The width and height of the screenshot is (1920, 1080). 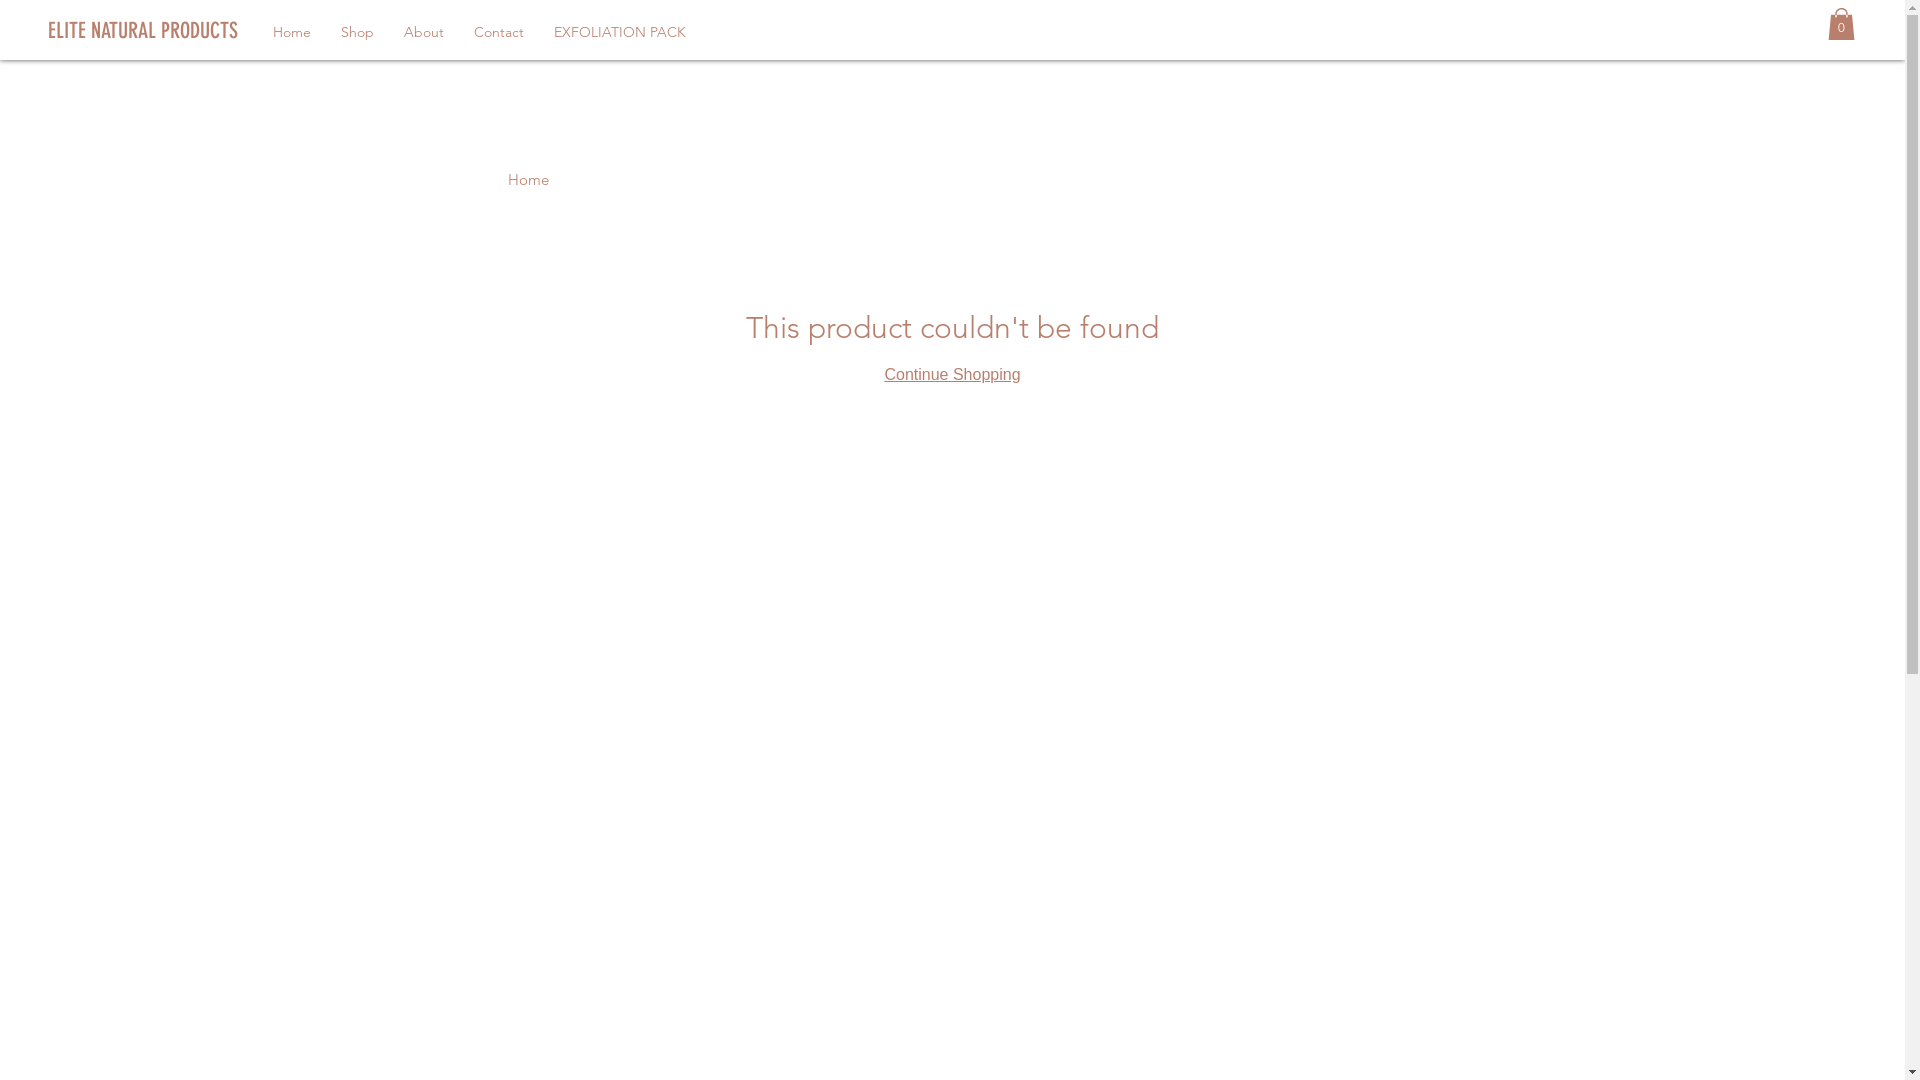 I want to click on '0', so click(x=1840, y=23).